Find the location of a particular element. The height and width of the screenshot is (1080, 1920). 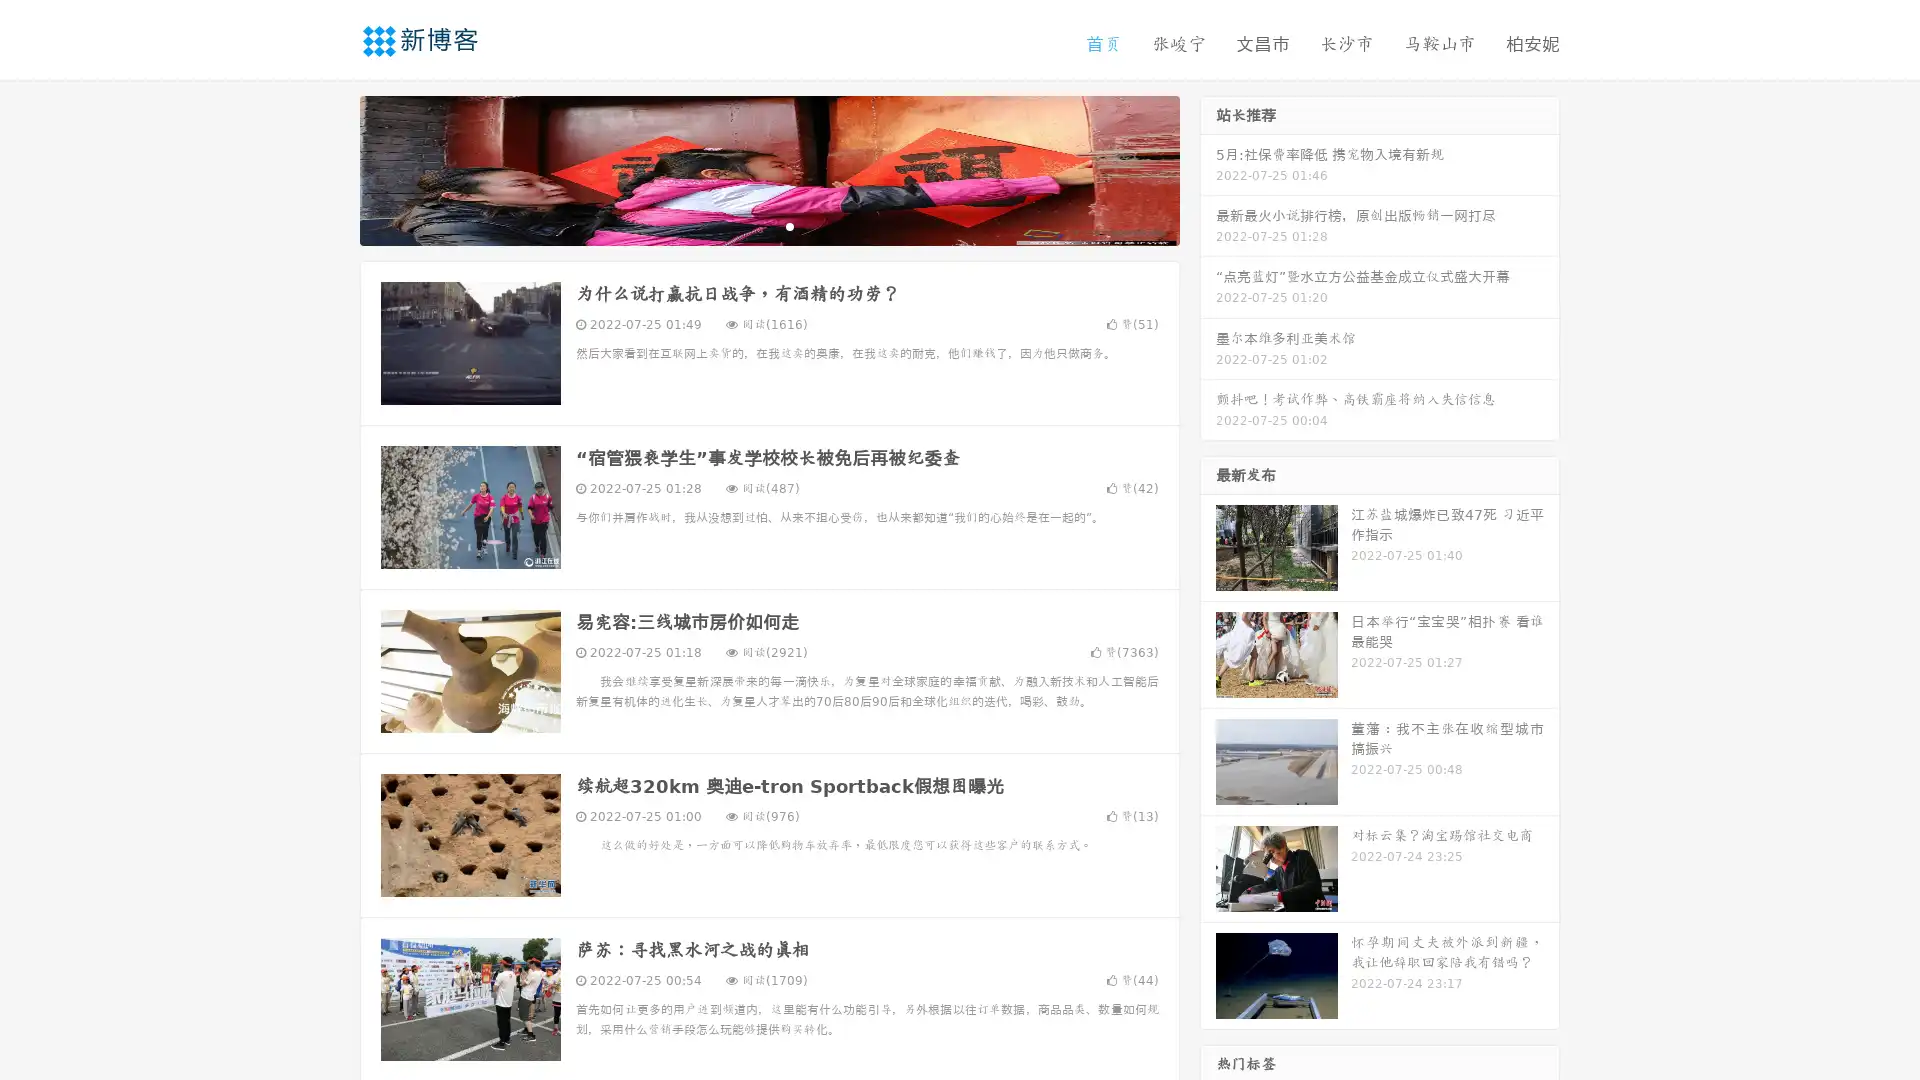

Go to slide 3 is located at coordinates (789, 225).